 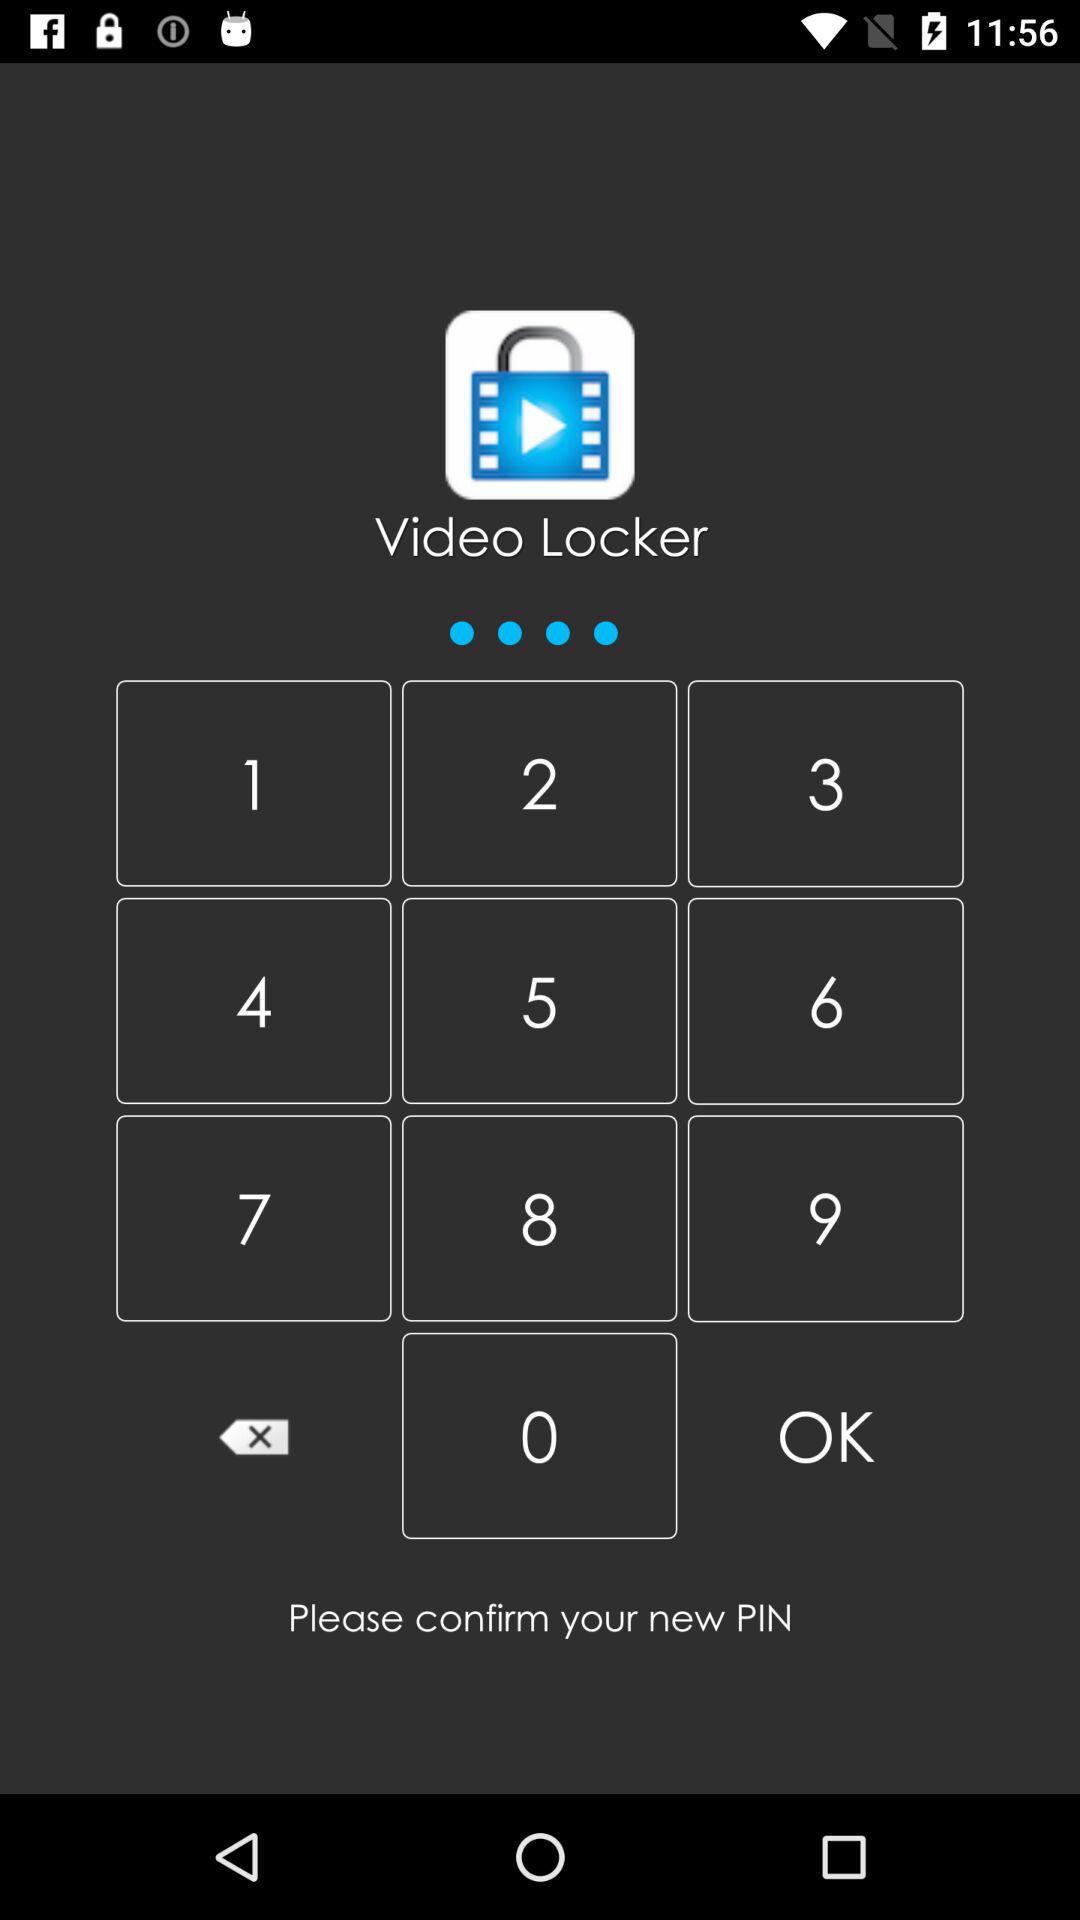 I want to click on item next to the 2 icon, so click(x=825, y=782).